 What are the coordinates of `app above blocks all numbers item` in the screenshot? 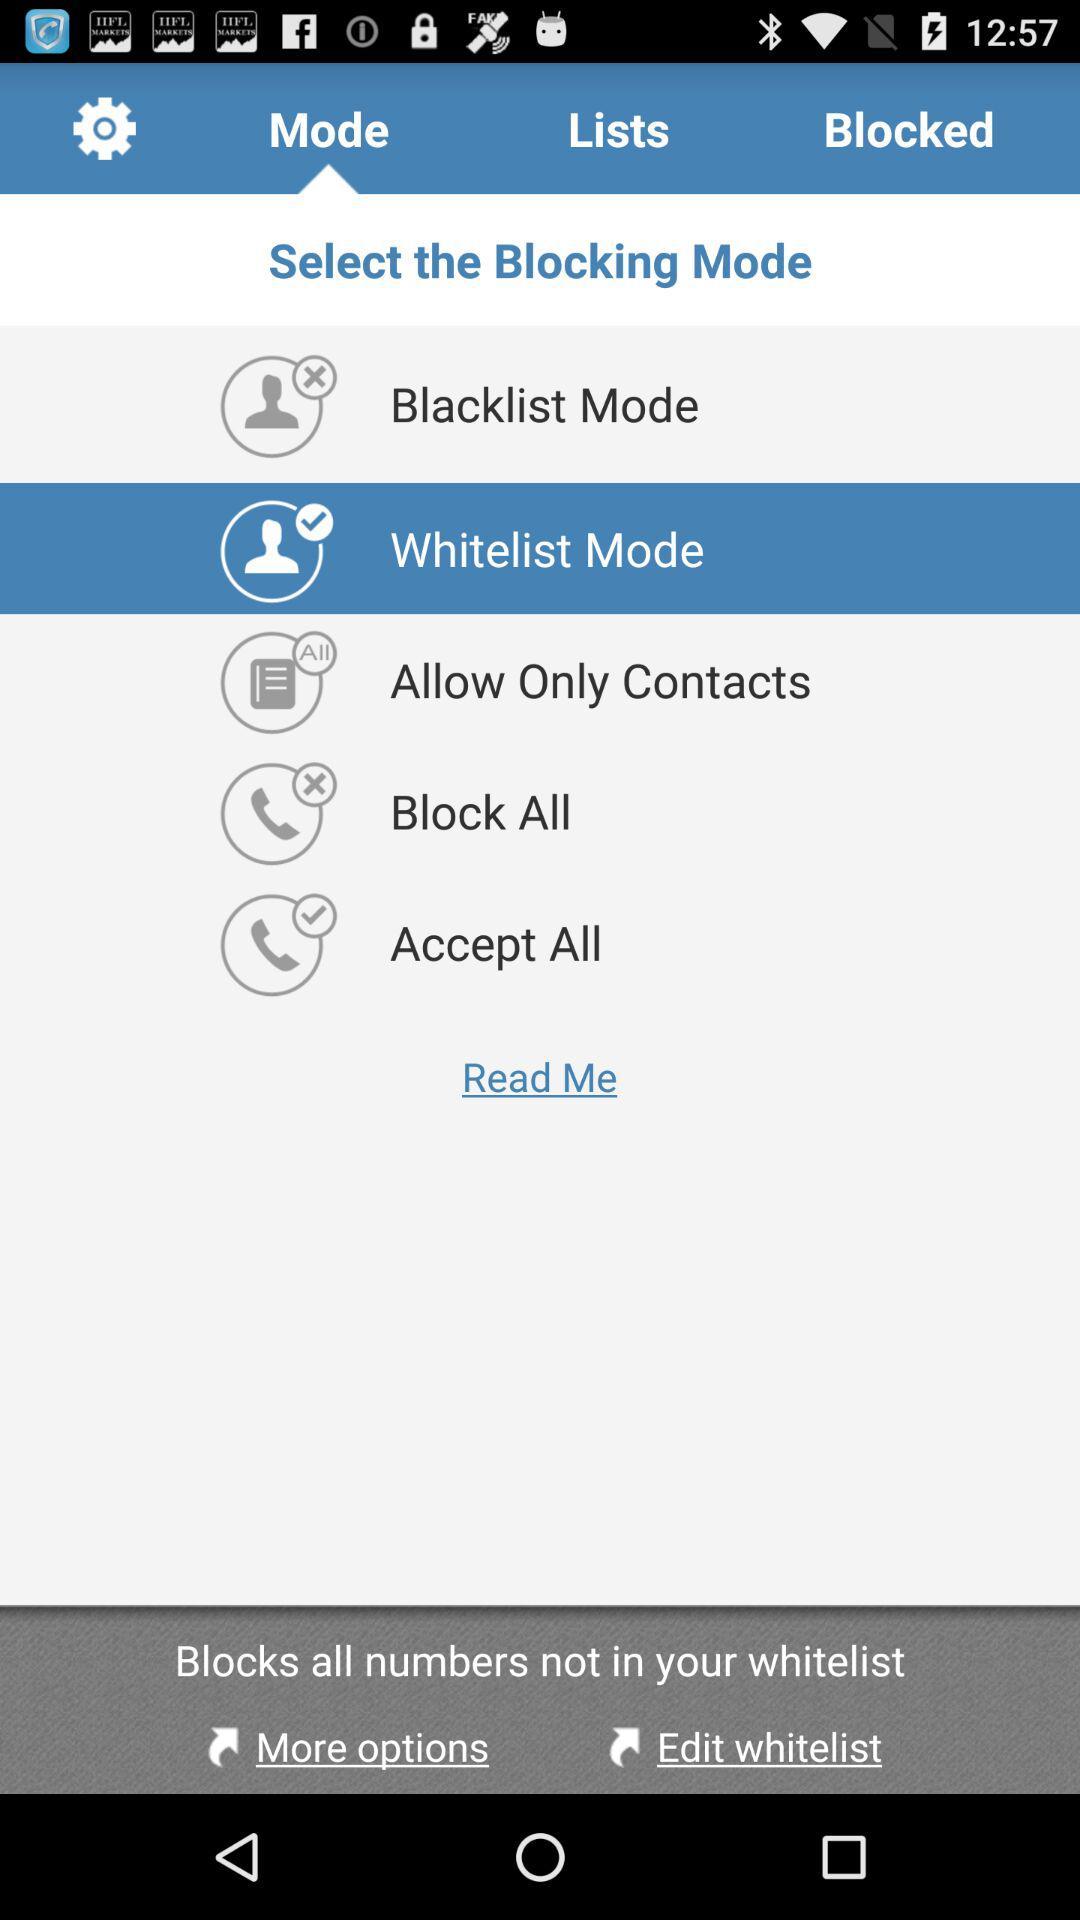 It's located at (538, 1075).